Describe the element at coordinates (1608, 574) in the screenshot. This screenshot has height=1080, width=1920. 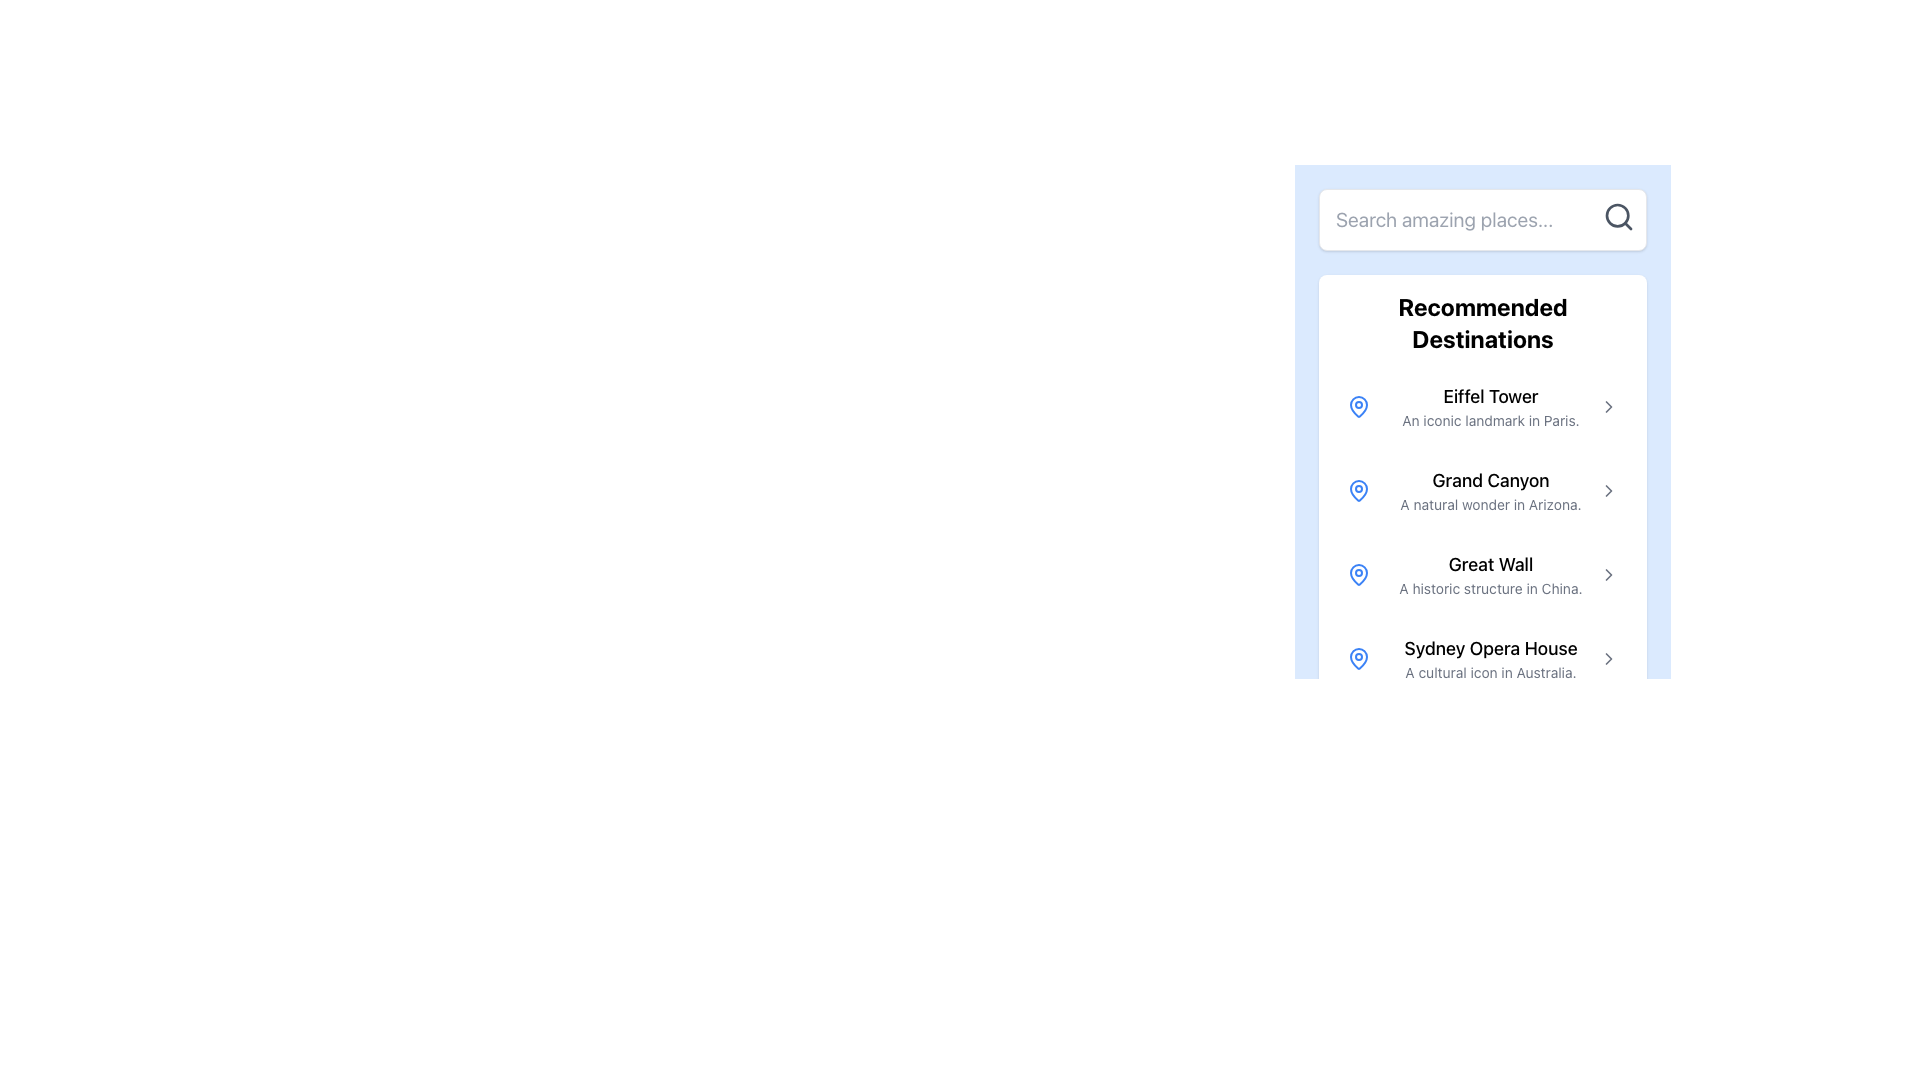
I see `the third chevron icon located to the right of the text 'Great Wall' in the 'Recommended Destinations' section, which serves as a navigation indicator for further details or actions related to the Great Wall` at that location.